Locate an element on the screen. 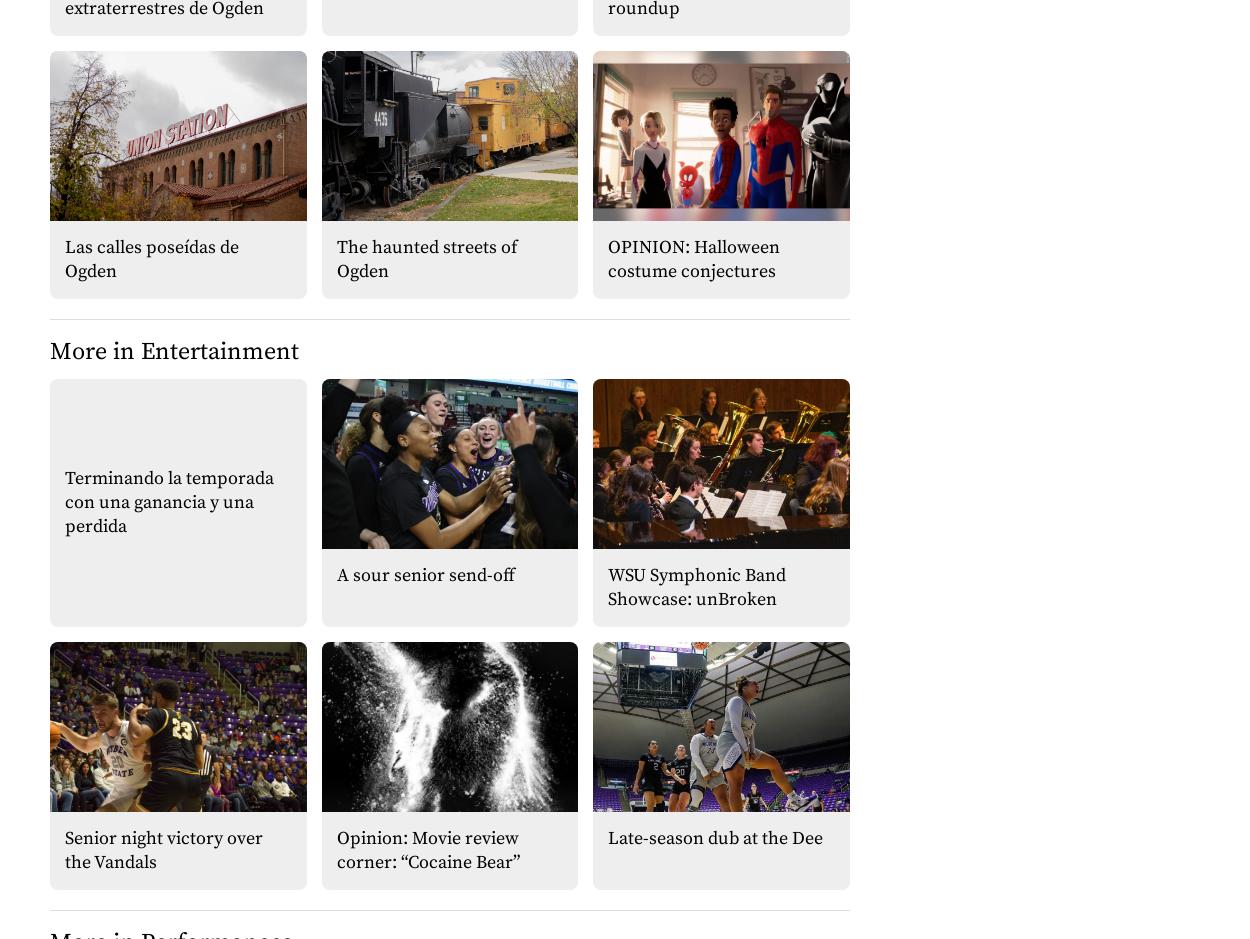 This screenshot has width=1250, height=939. 'Terminando la temporada con una ganancia y una perdida' is located at coordinates (169, 500).